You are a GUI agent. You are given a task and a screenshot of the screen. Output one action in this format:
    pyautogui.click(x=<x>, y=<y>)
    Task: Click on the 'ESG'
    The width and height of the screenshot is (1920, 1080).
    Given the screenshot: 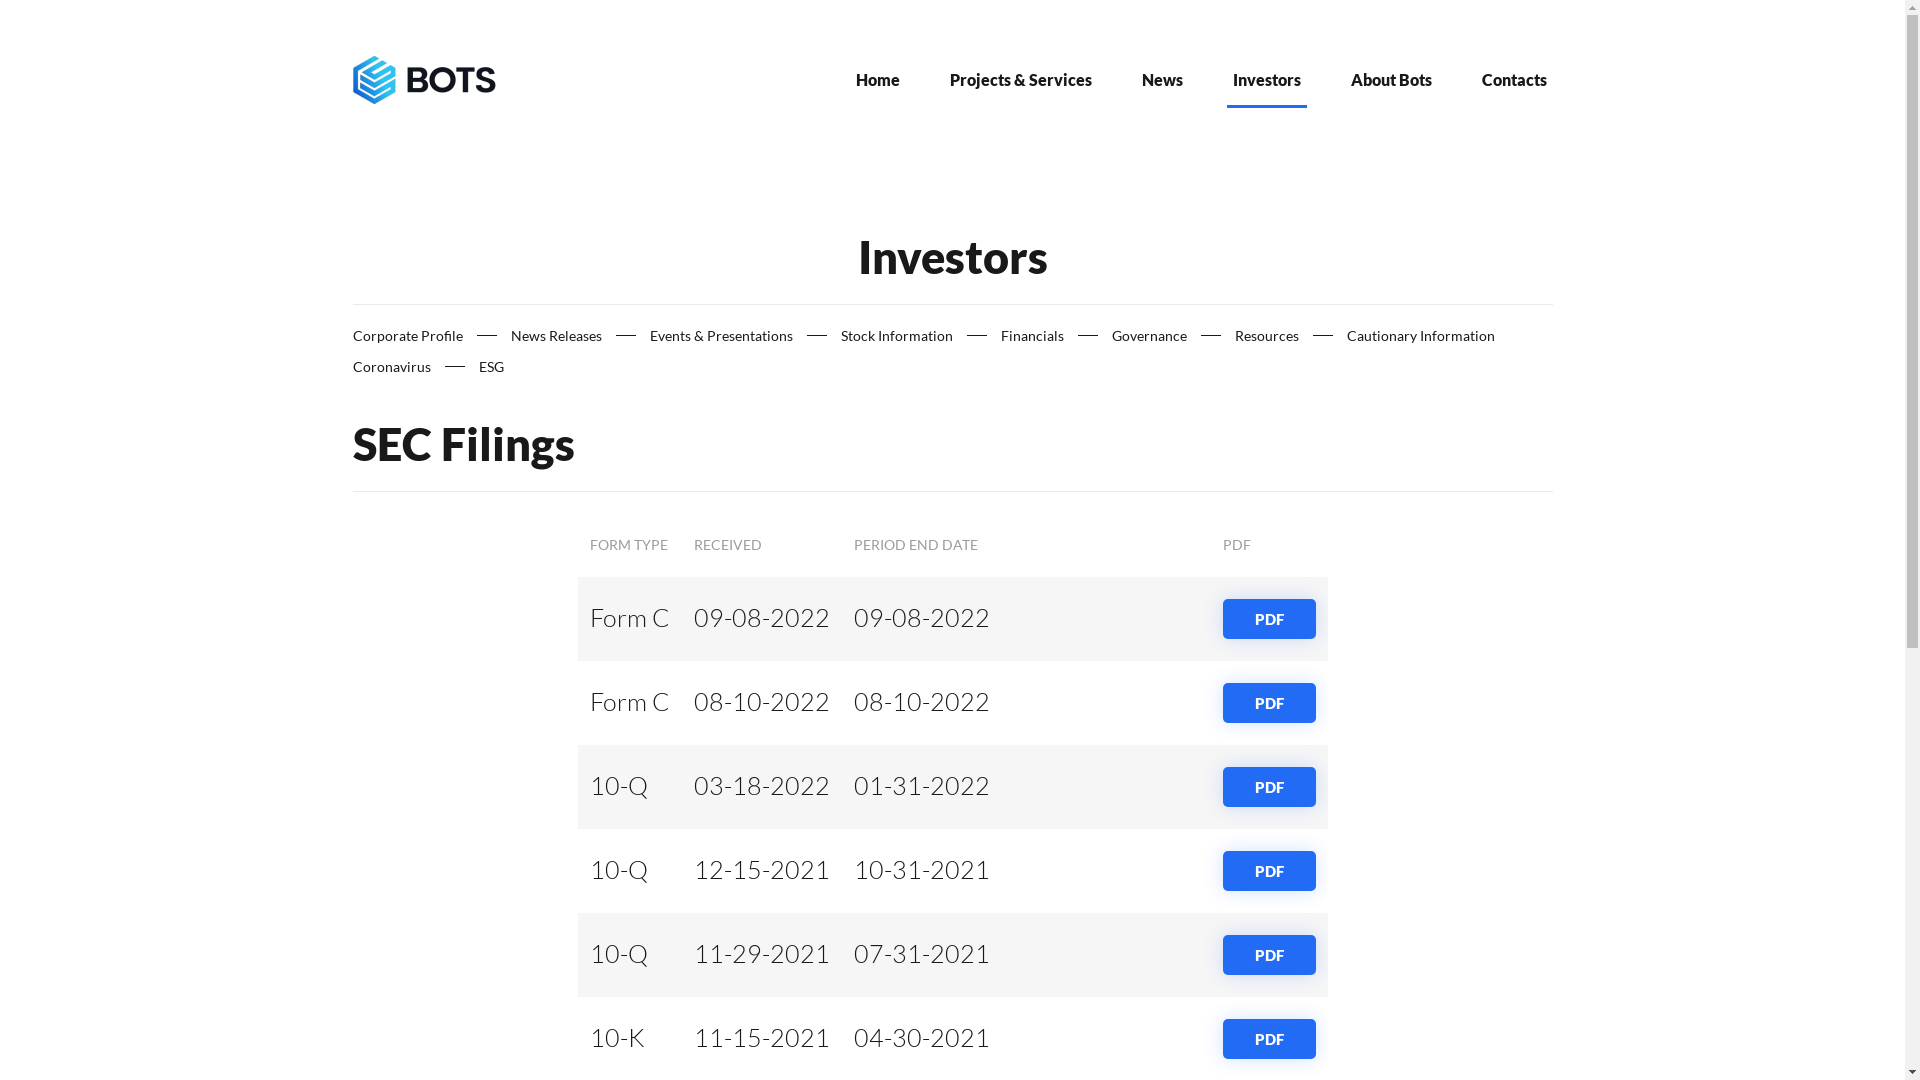 What is the action you would take?
    pyautogui.click(x=490, y=366)
    